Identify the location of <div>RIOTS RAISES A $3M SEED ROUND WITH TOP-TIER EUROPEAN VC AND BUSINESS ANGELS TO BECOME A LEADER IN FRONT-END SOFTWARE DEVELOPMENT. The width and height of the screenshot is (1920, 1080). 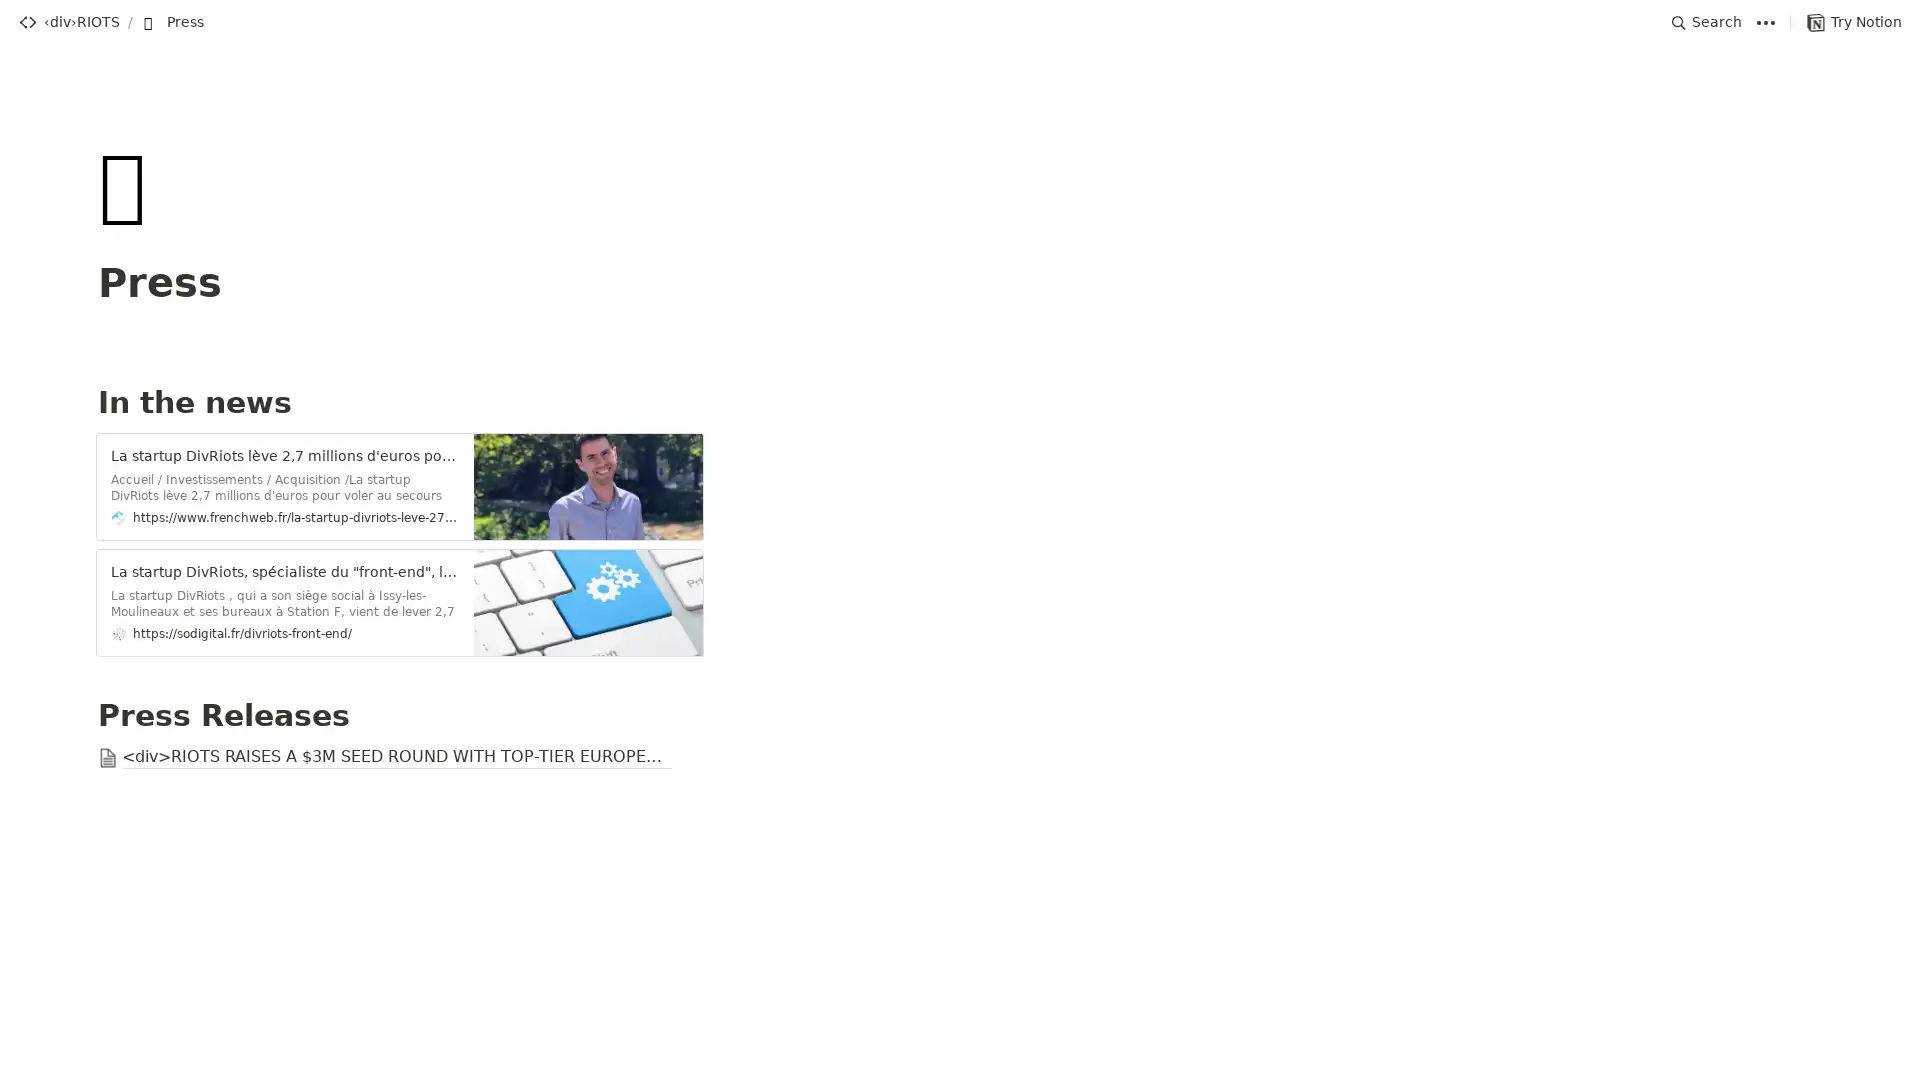
(960, 758).